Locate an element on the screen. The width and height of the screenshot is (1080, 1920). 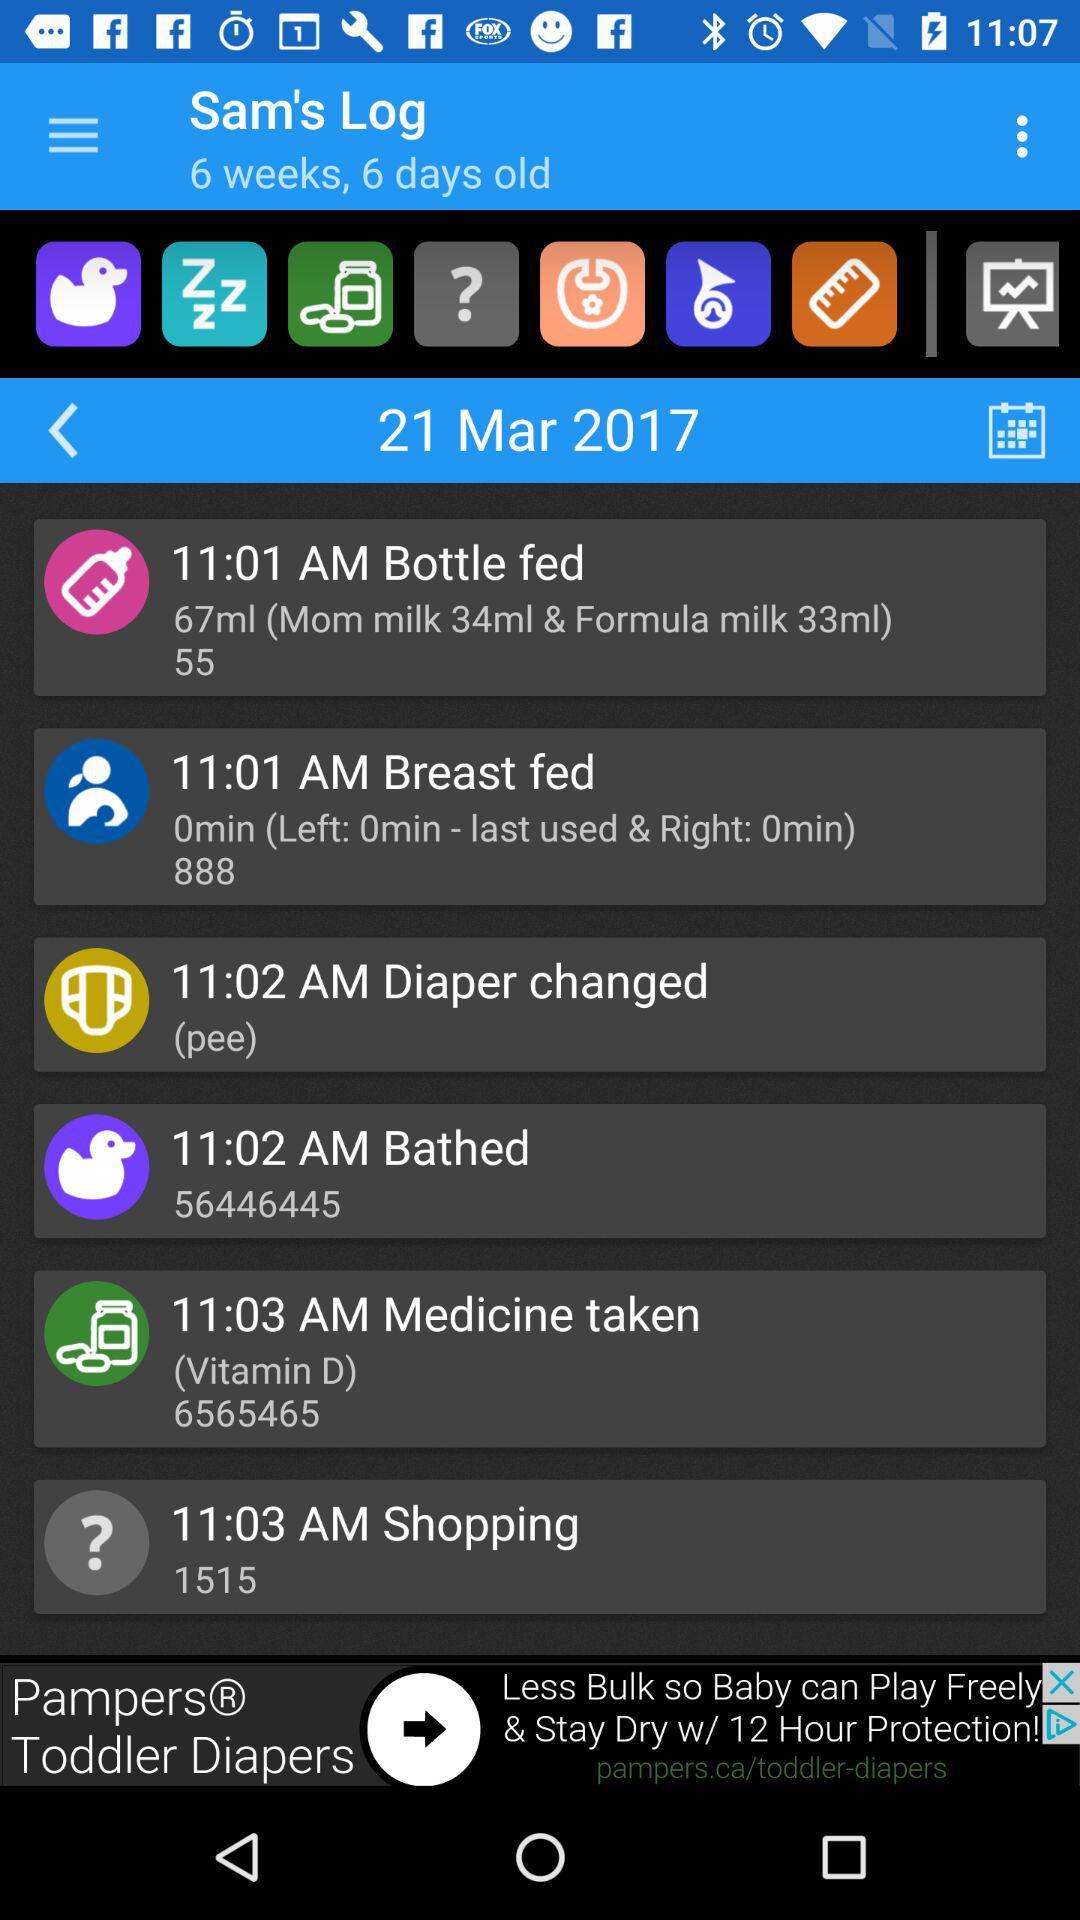
bath is located at coordinates (87, 292).